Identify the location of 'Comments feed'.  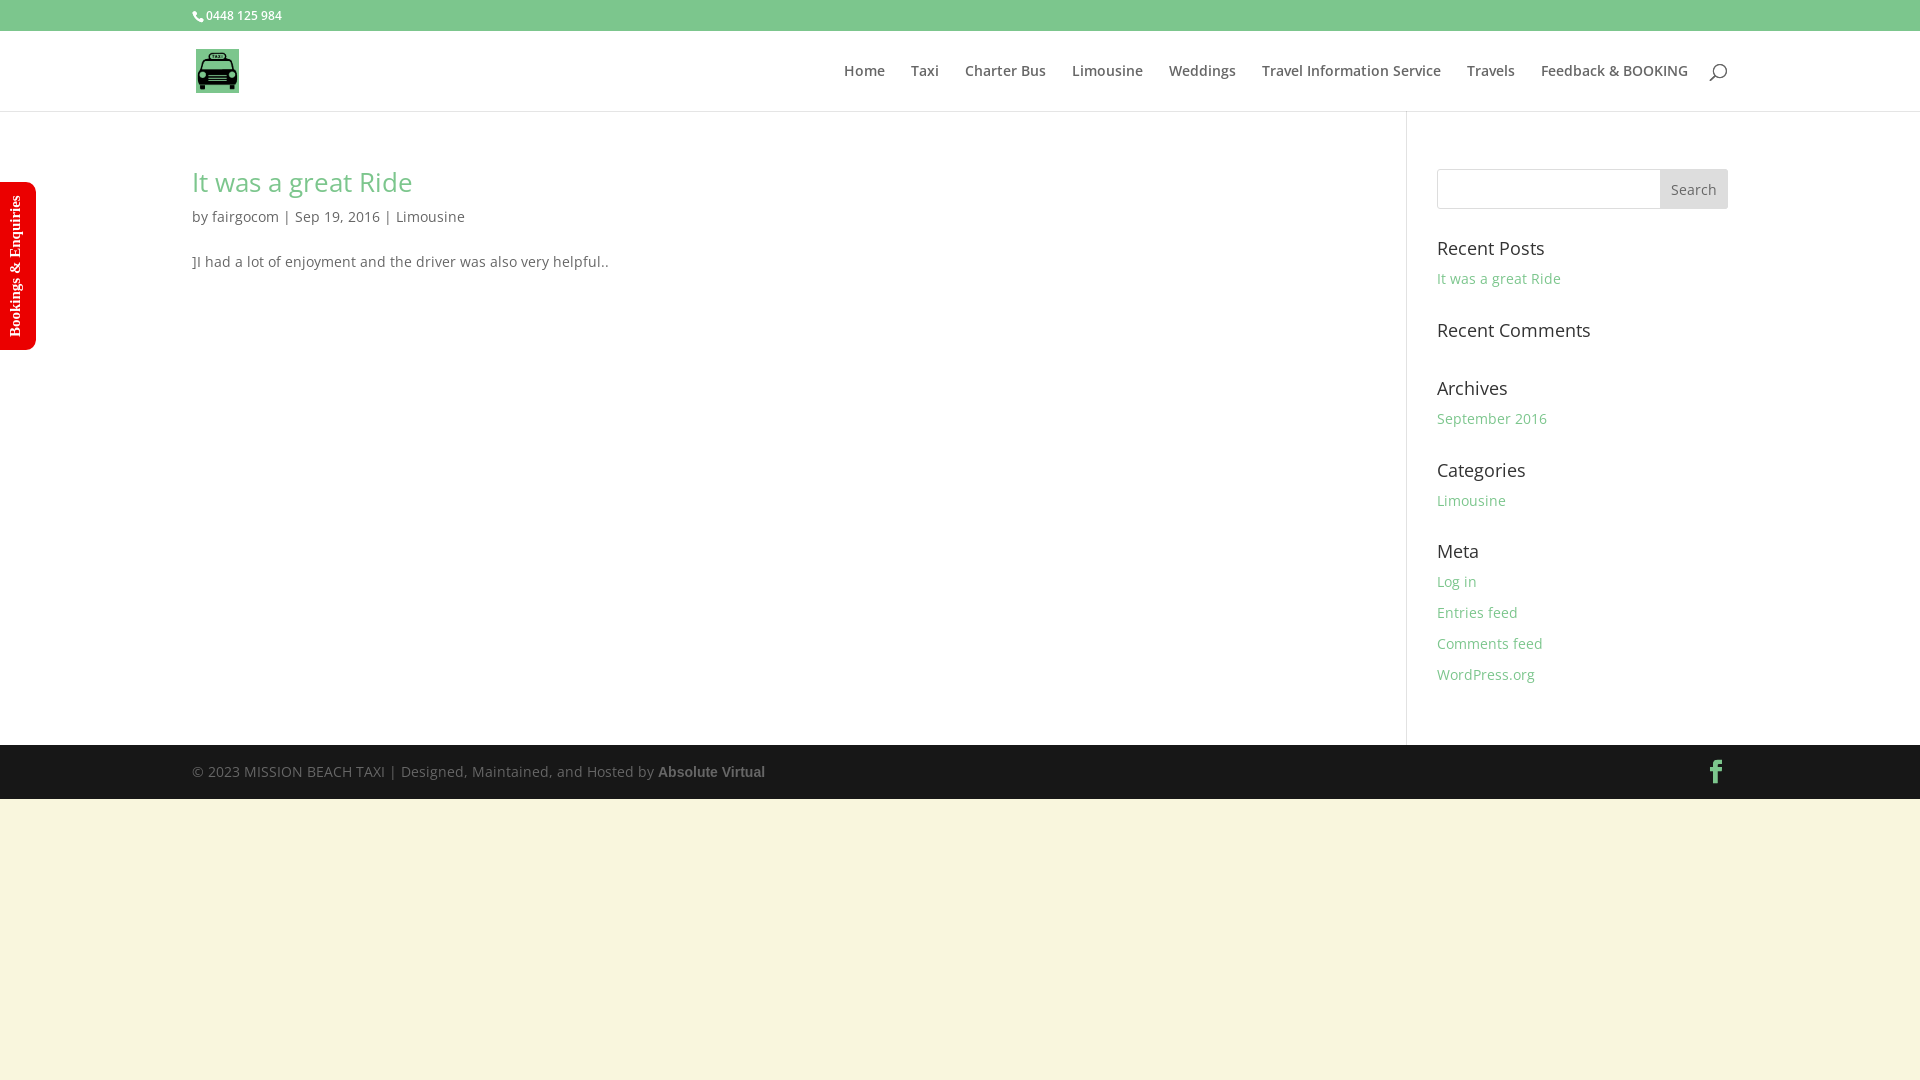
(1489, 643).